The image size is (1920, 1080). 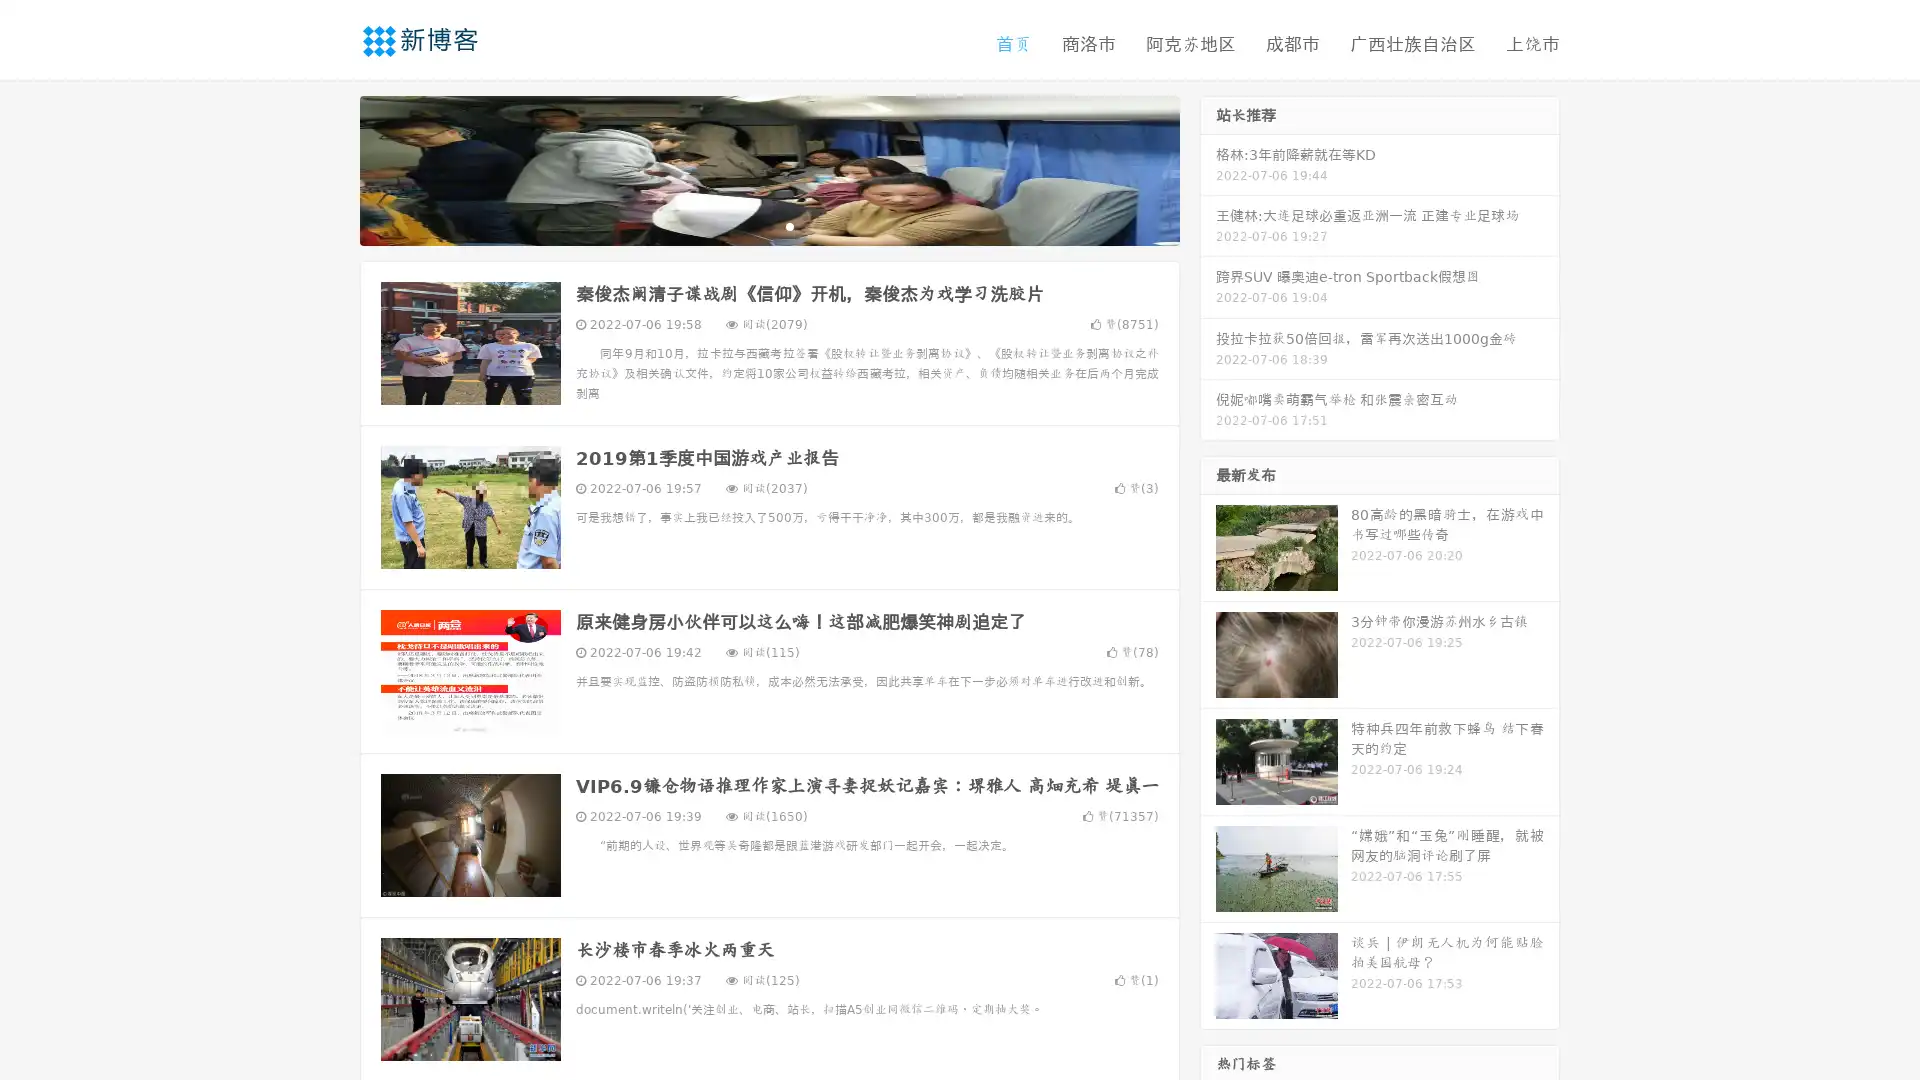 I want to click on Go to slide 3, so click(x=789, y=225).